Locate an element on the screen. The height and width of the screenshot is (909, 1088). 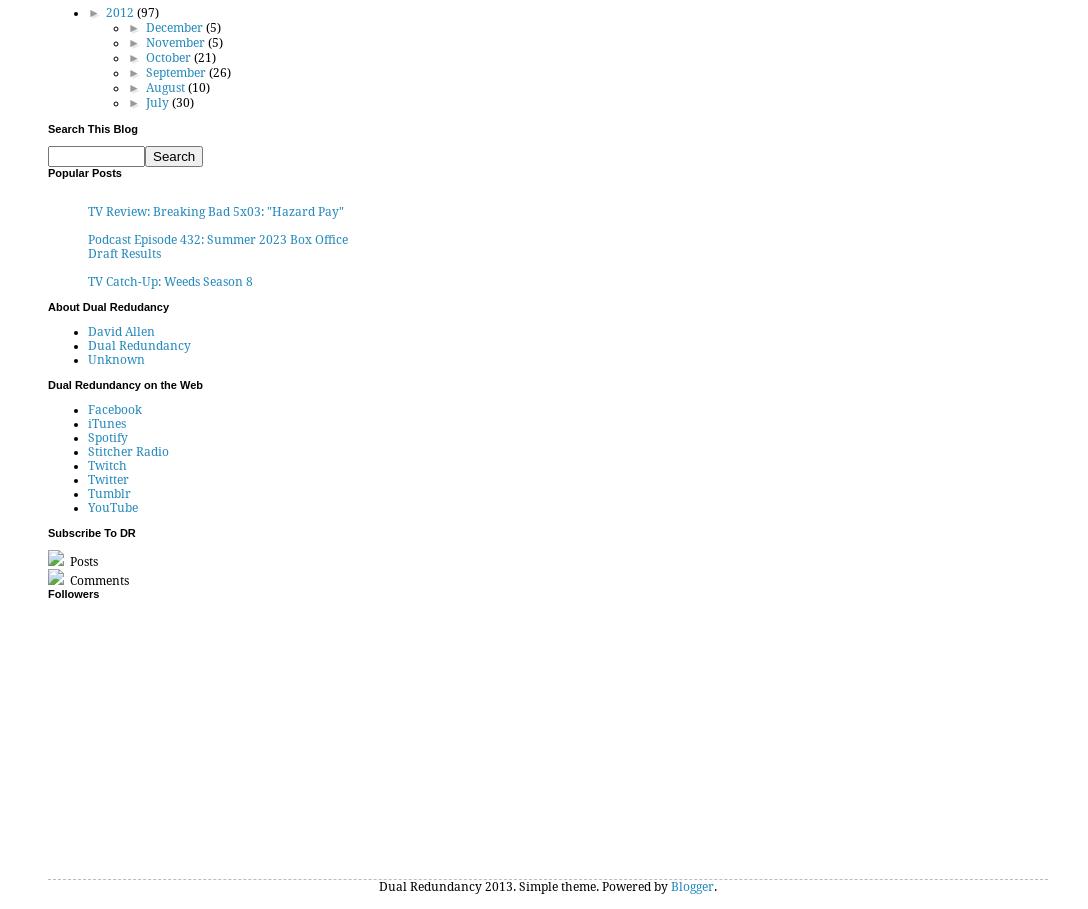
'(10)' is located at coordinates (197, 86).